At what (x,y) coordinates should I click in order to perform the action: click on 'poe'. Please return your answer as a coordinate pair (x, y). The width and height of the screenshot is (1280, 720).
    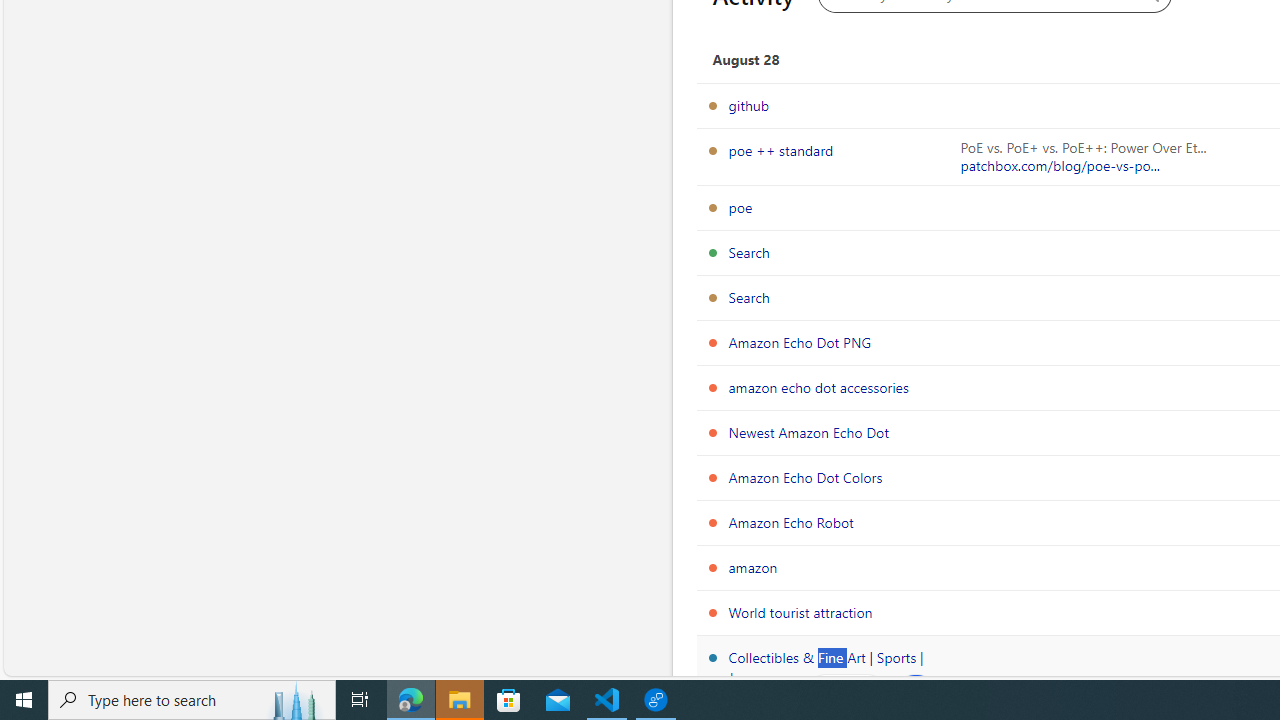
    Looking at the image, I should click on (739, 207).